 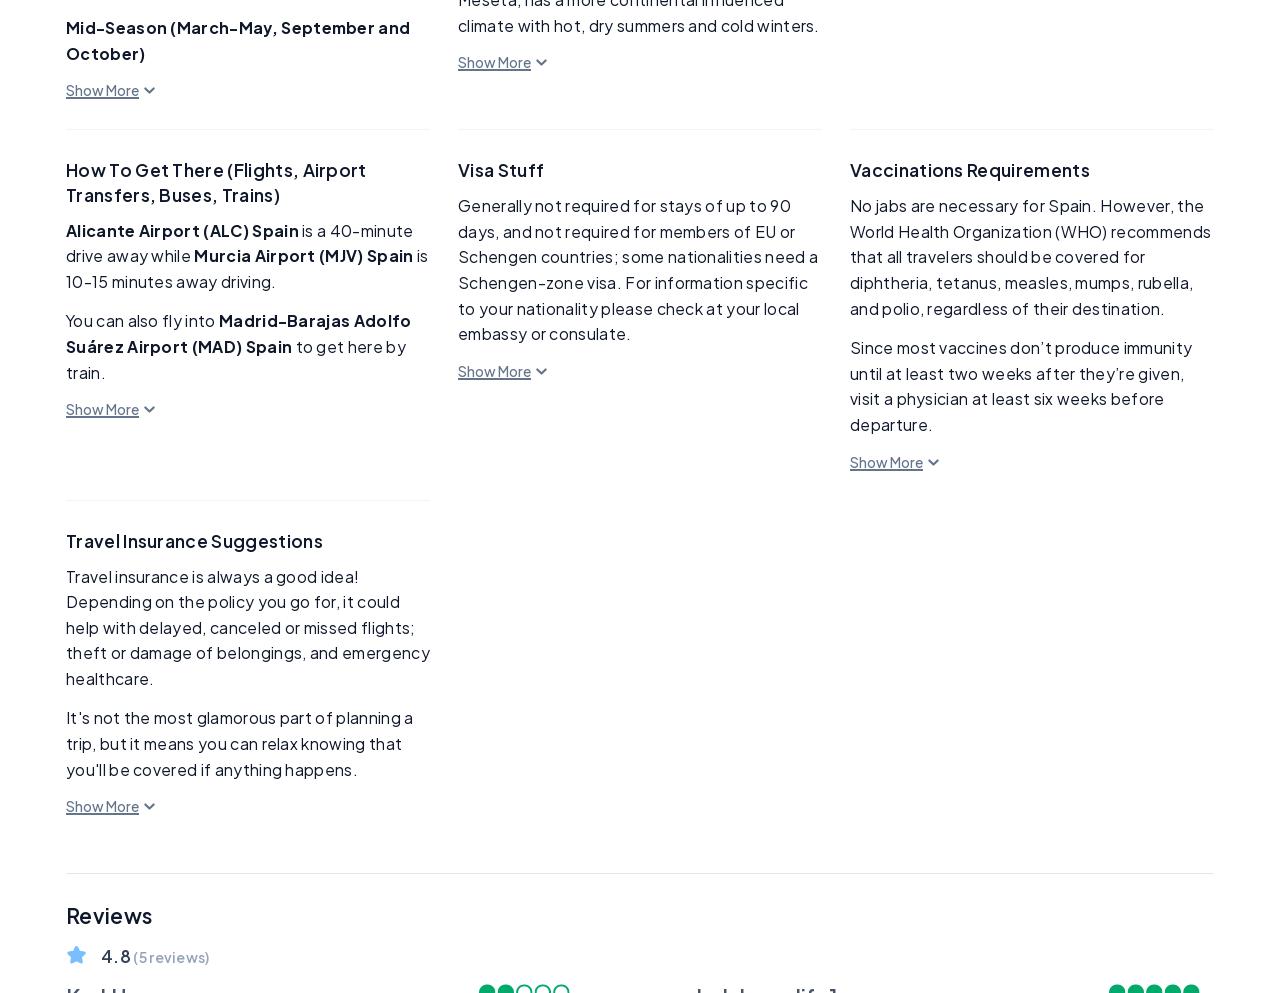 I want to click on 'No jabs are necessary for Spain. However, the World Health Organization (WHO) recommends that all travelers should be covered for diphtheria, tetanus, measles, mumps, rubella, and polio, regardless of their destination.', so click(x=1030, y=255).